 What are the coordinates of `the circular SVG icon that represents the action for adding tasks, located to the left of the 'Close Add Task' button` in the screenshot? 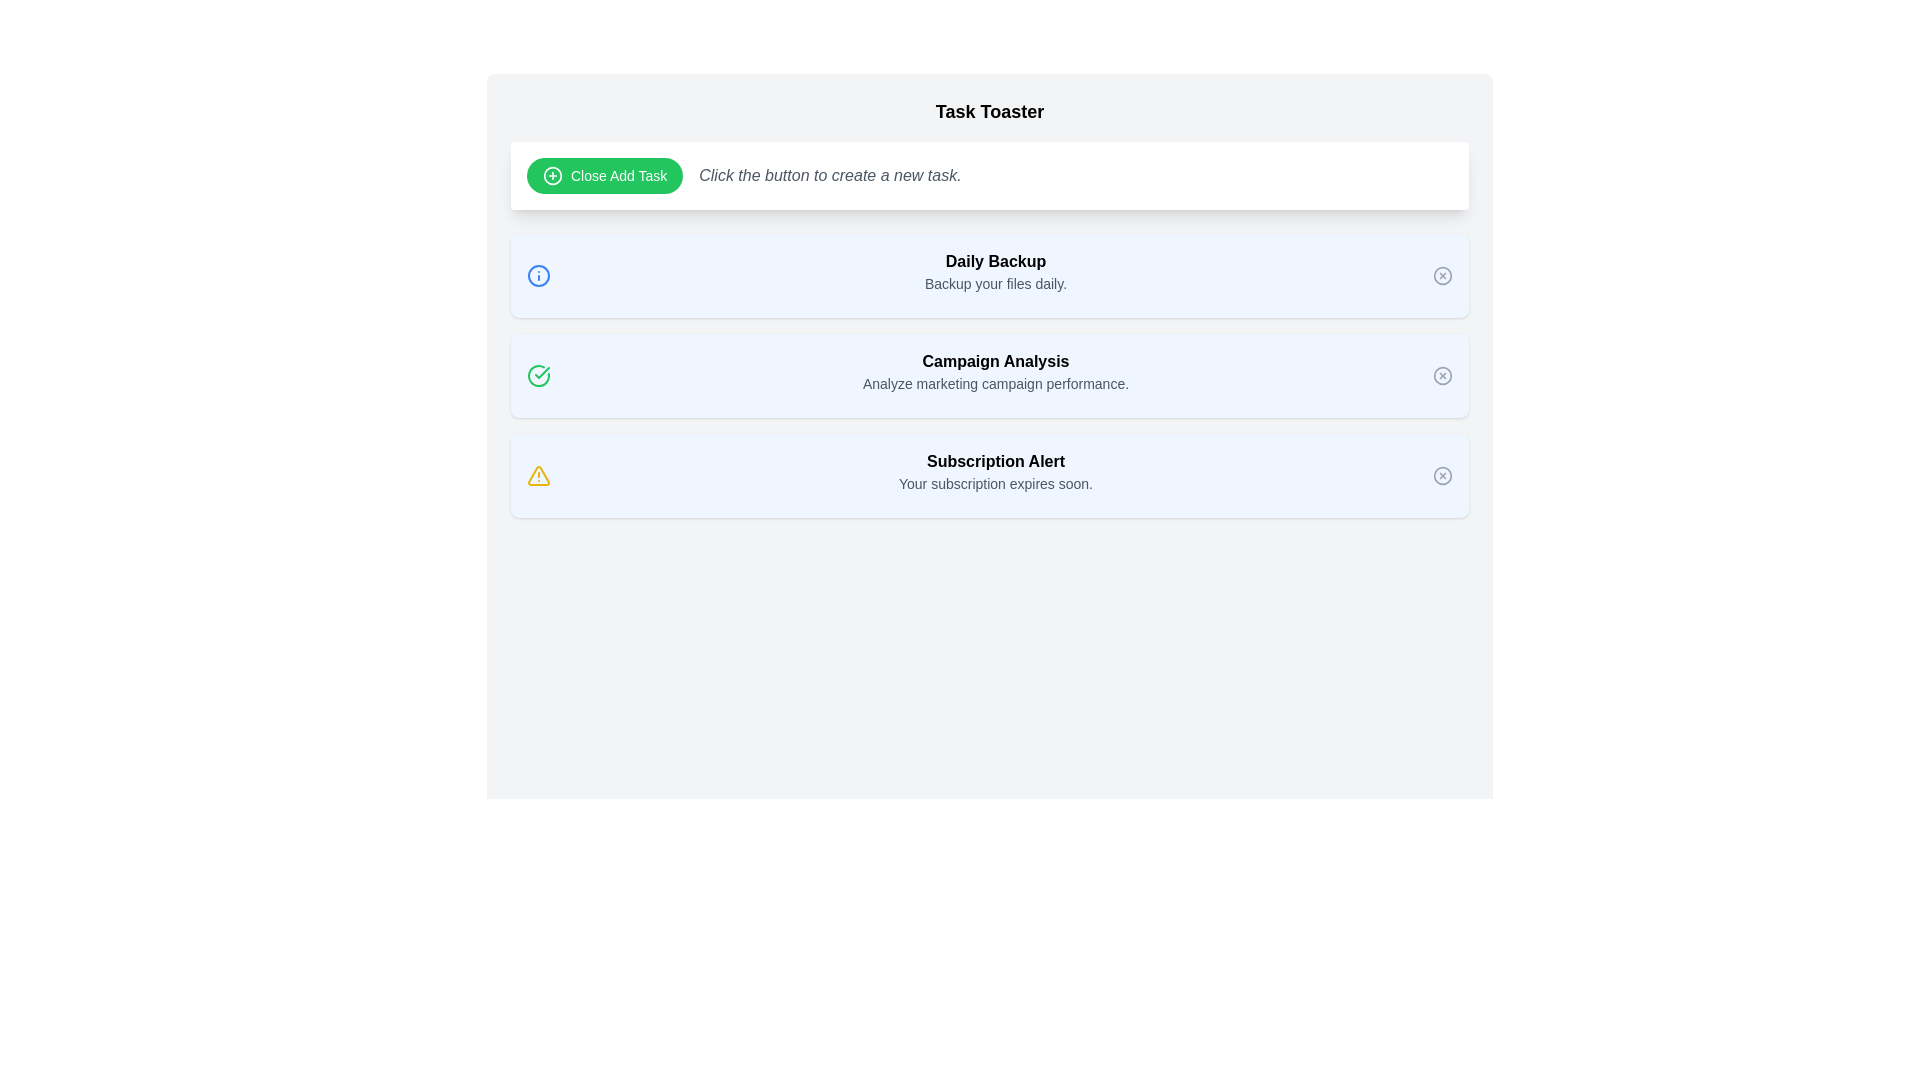 It's located at (552, 175).